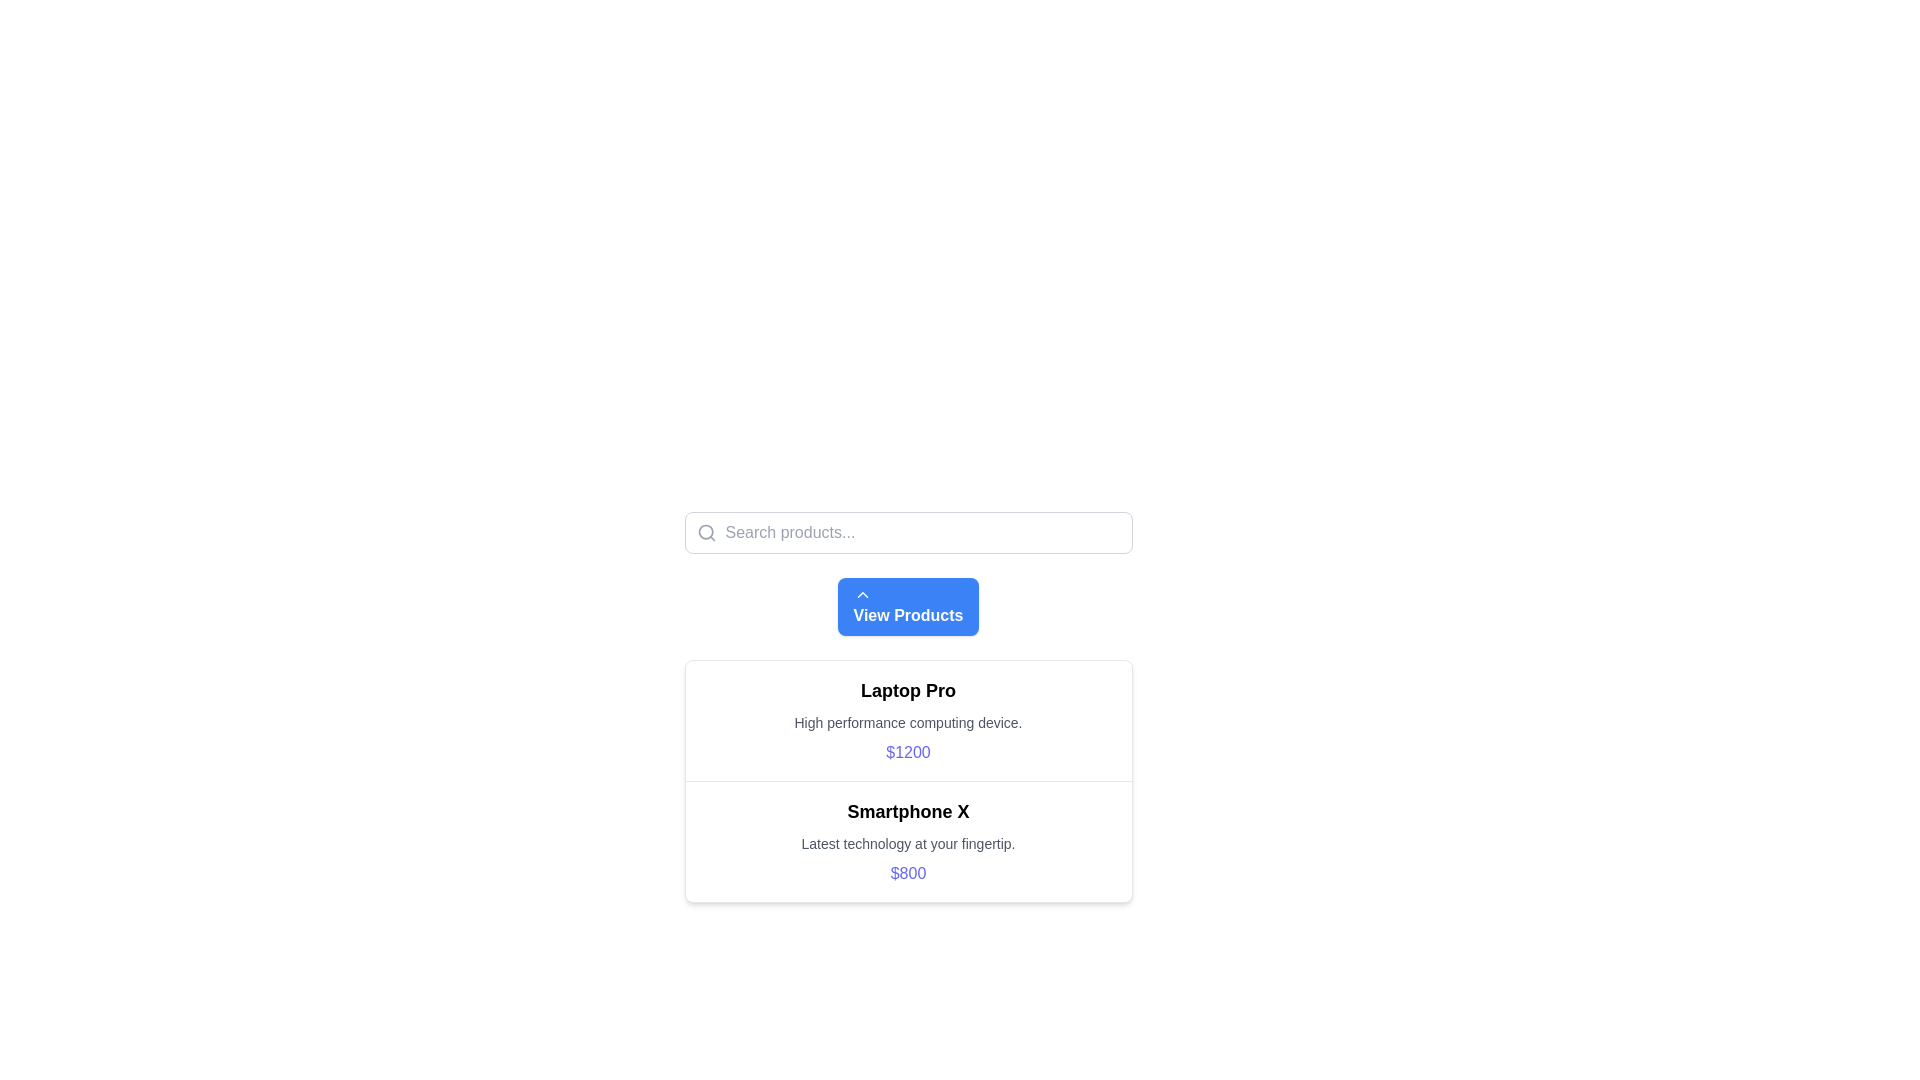 Image resolution: width=1920 pixels, height=1080 pixels. Describe the element at coordinates (907, 812) in the screenshot. I see `the 'Smartphone X' text label which is displayed in a bold, larger font size, located within a product card above the descriptive text and price` at that location.